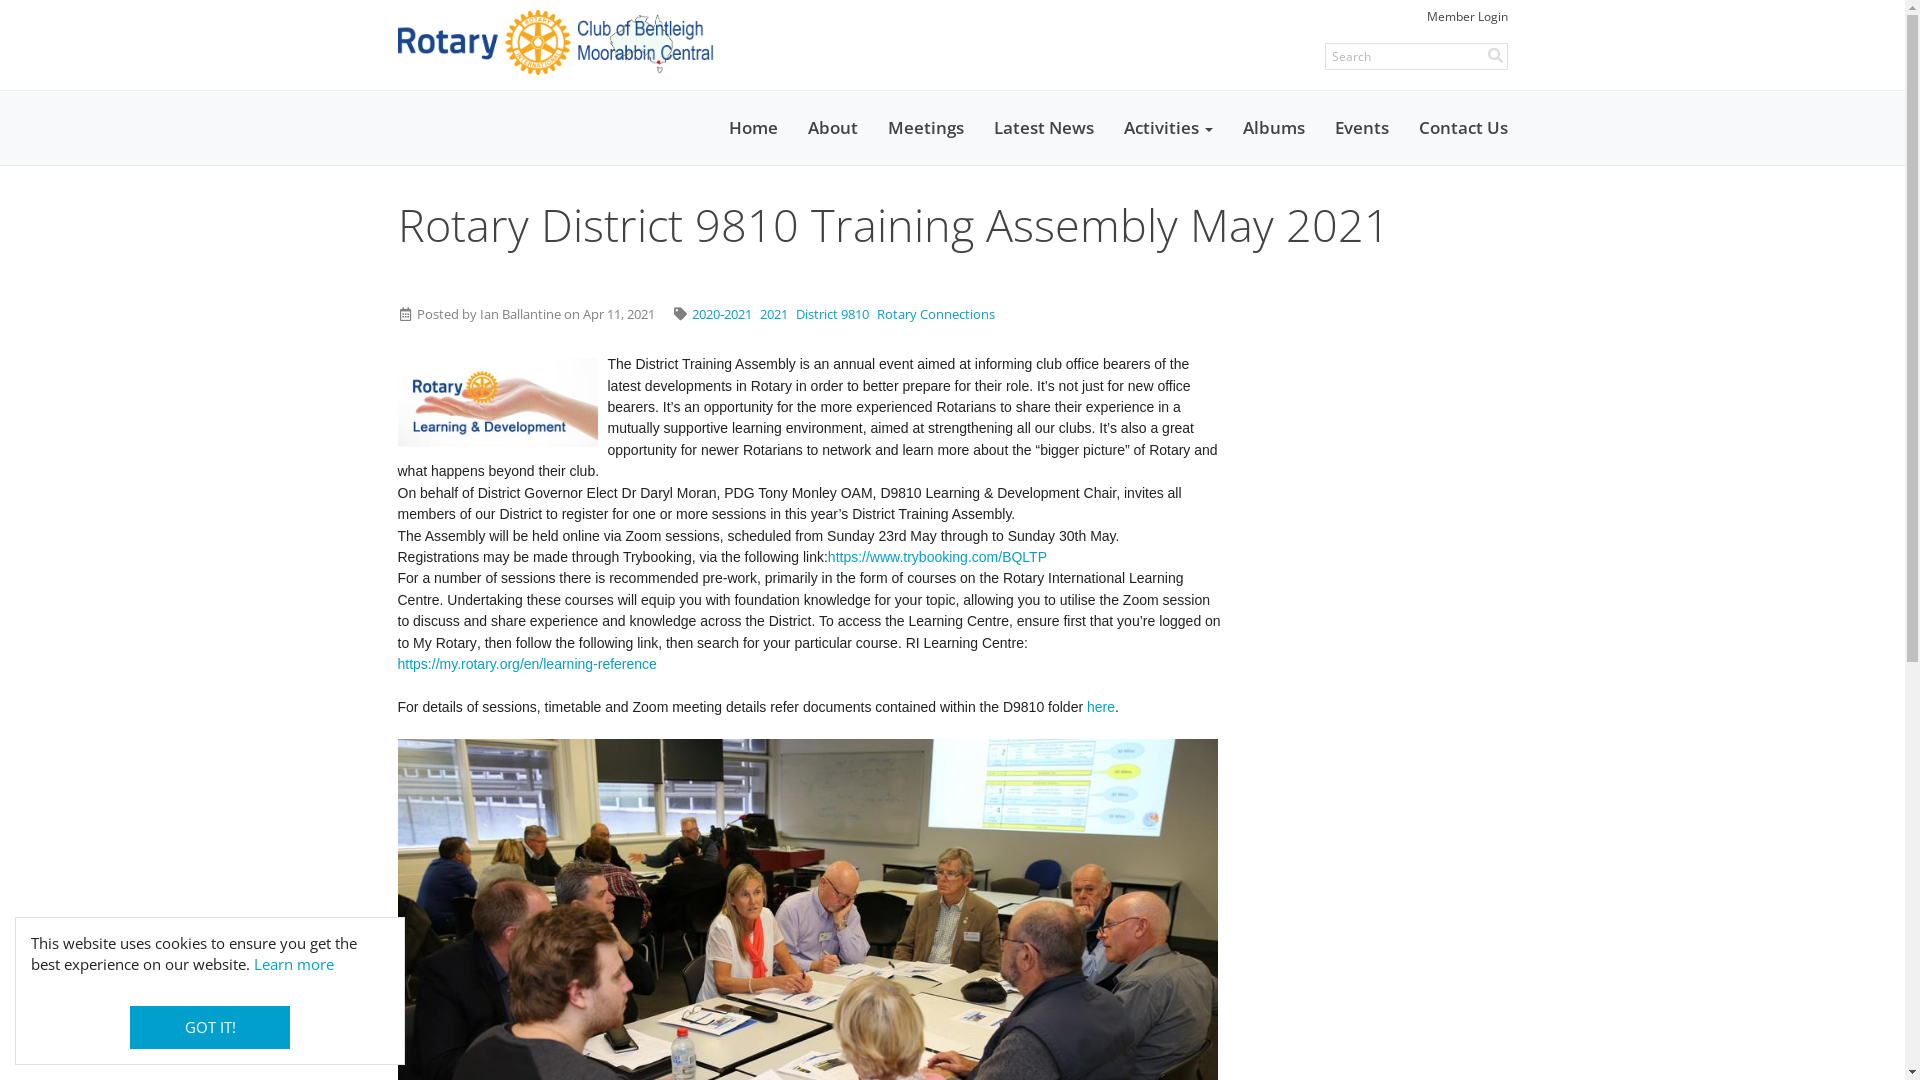 Image resolution: width=1920 pixels, height=1080 pixels. I want to click on 'About', so click(831, 127).